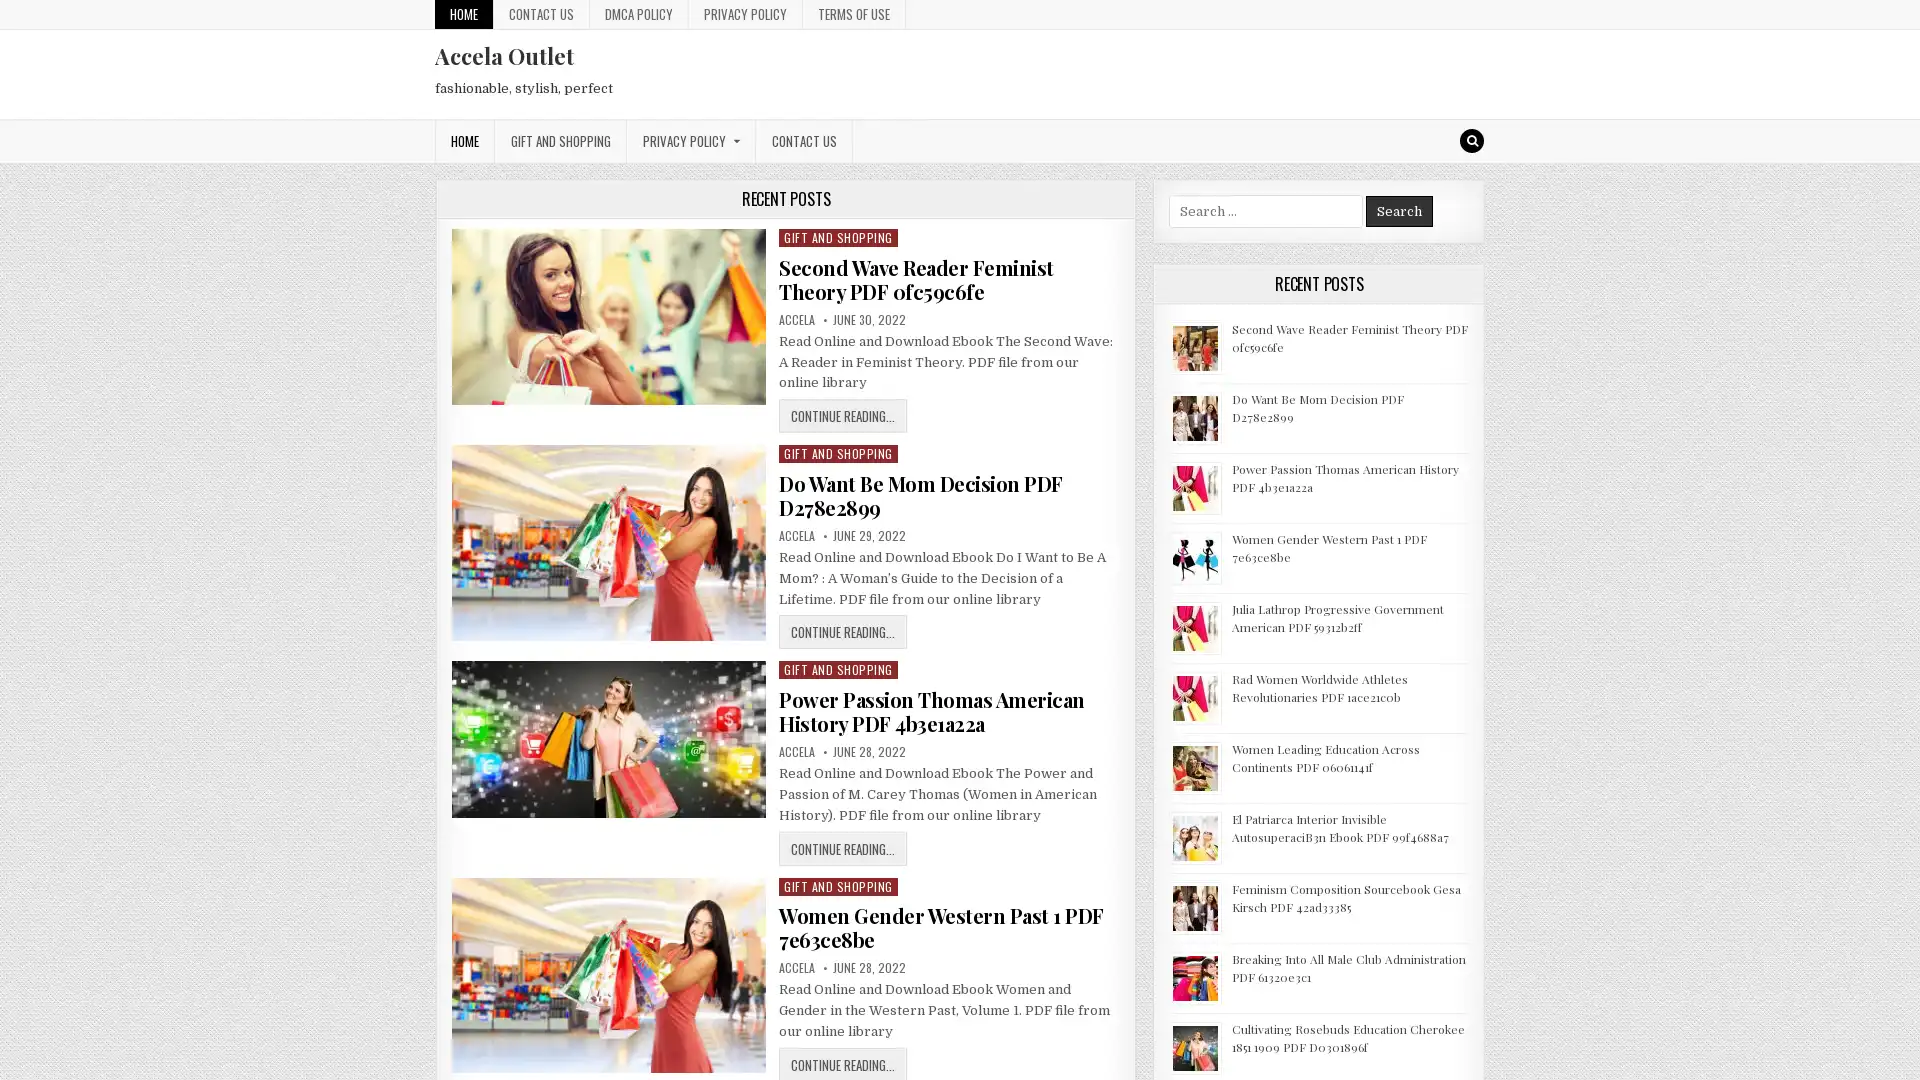  What do you see at coordinates (1398, 211) in the screenshot?
I see `Search` at bounding box center [1398, 211].